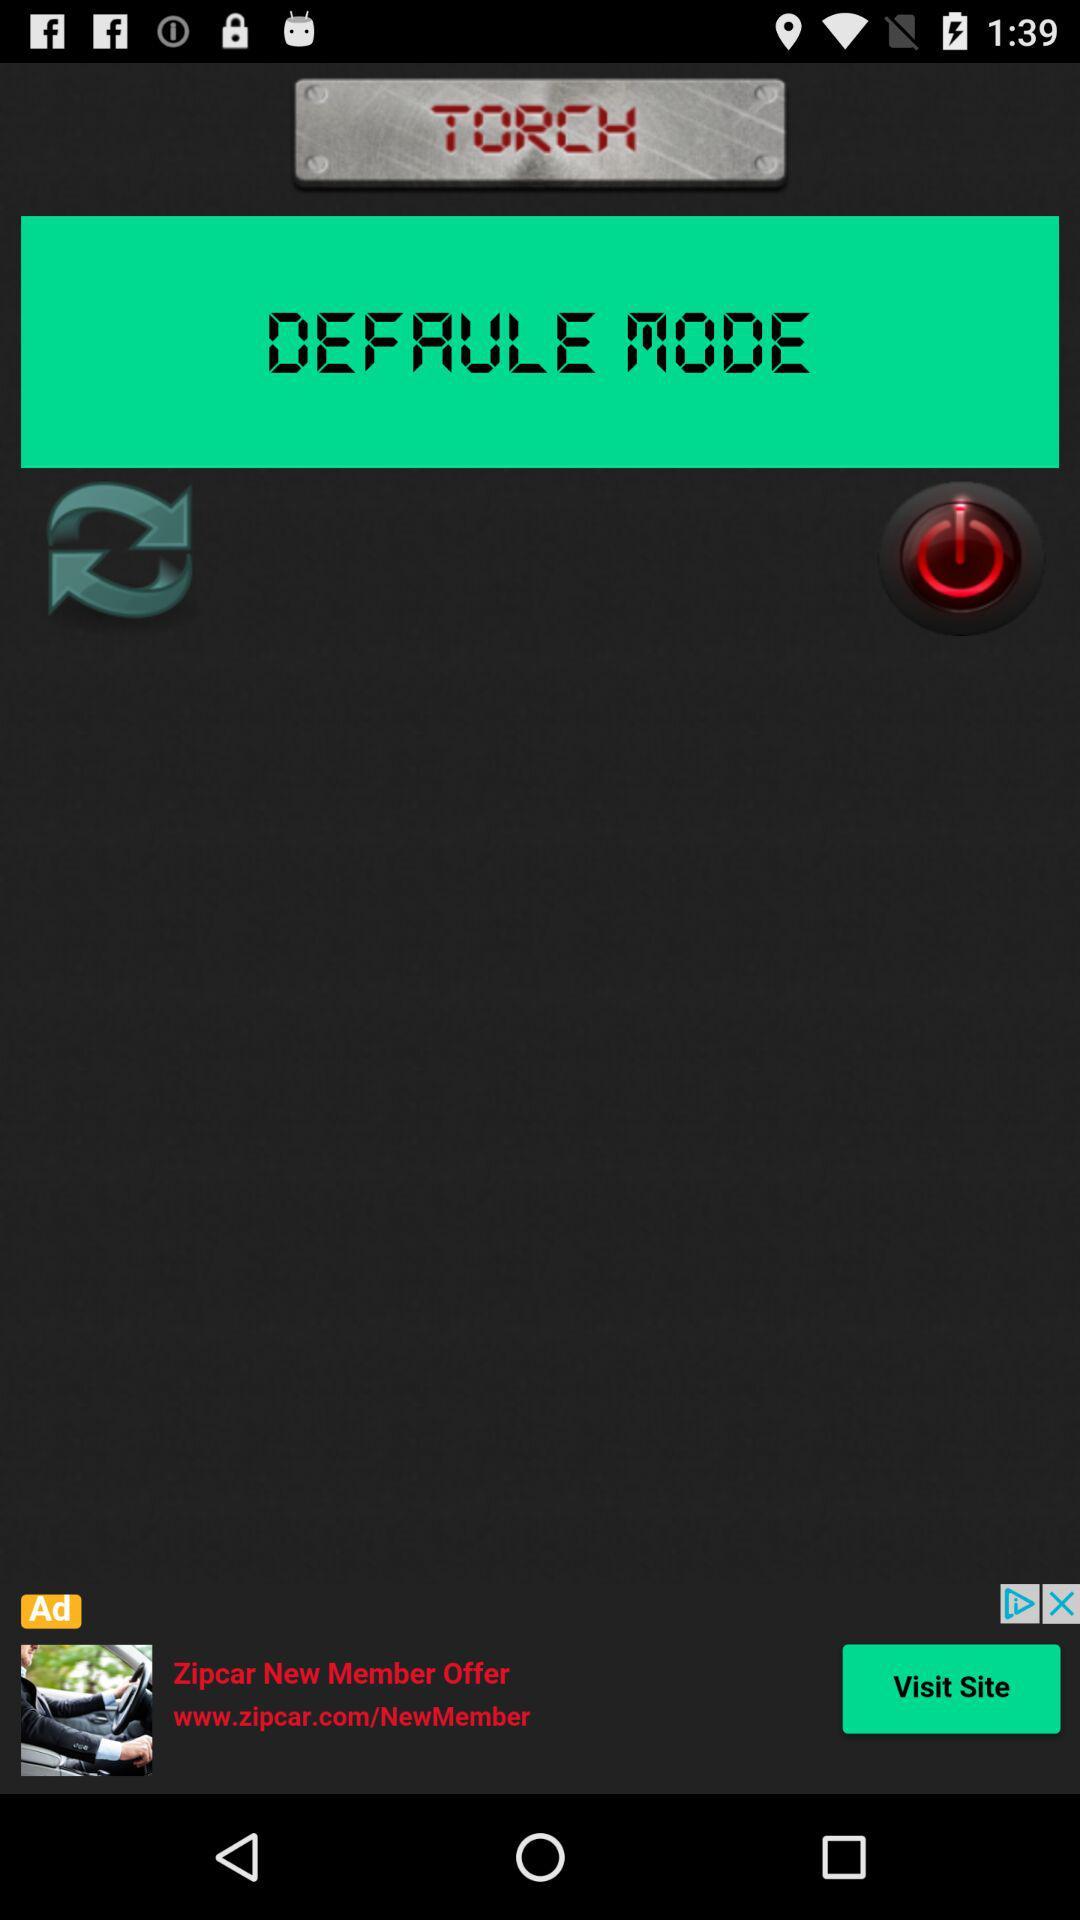  Describe the element at coordinates (118, 558) in the screenshot. I see `refresh` at that location.